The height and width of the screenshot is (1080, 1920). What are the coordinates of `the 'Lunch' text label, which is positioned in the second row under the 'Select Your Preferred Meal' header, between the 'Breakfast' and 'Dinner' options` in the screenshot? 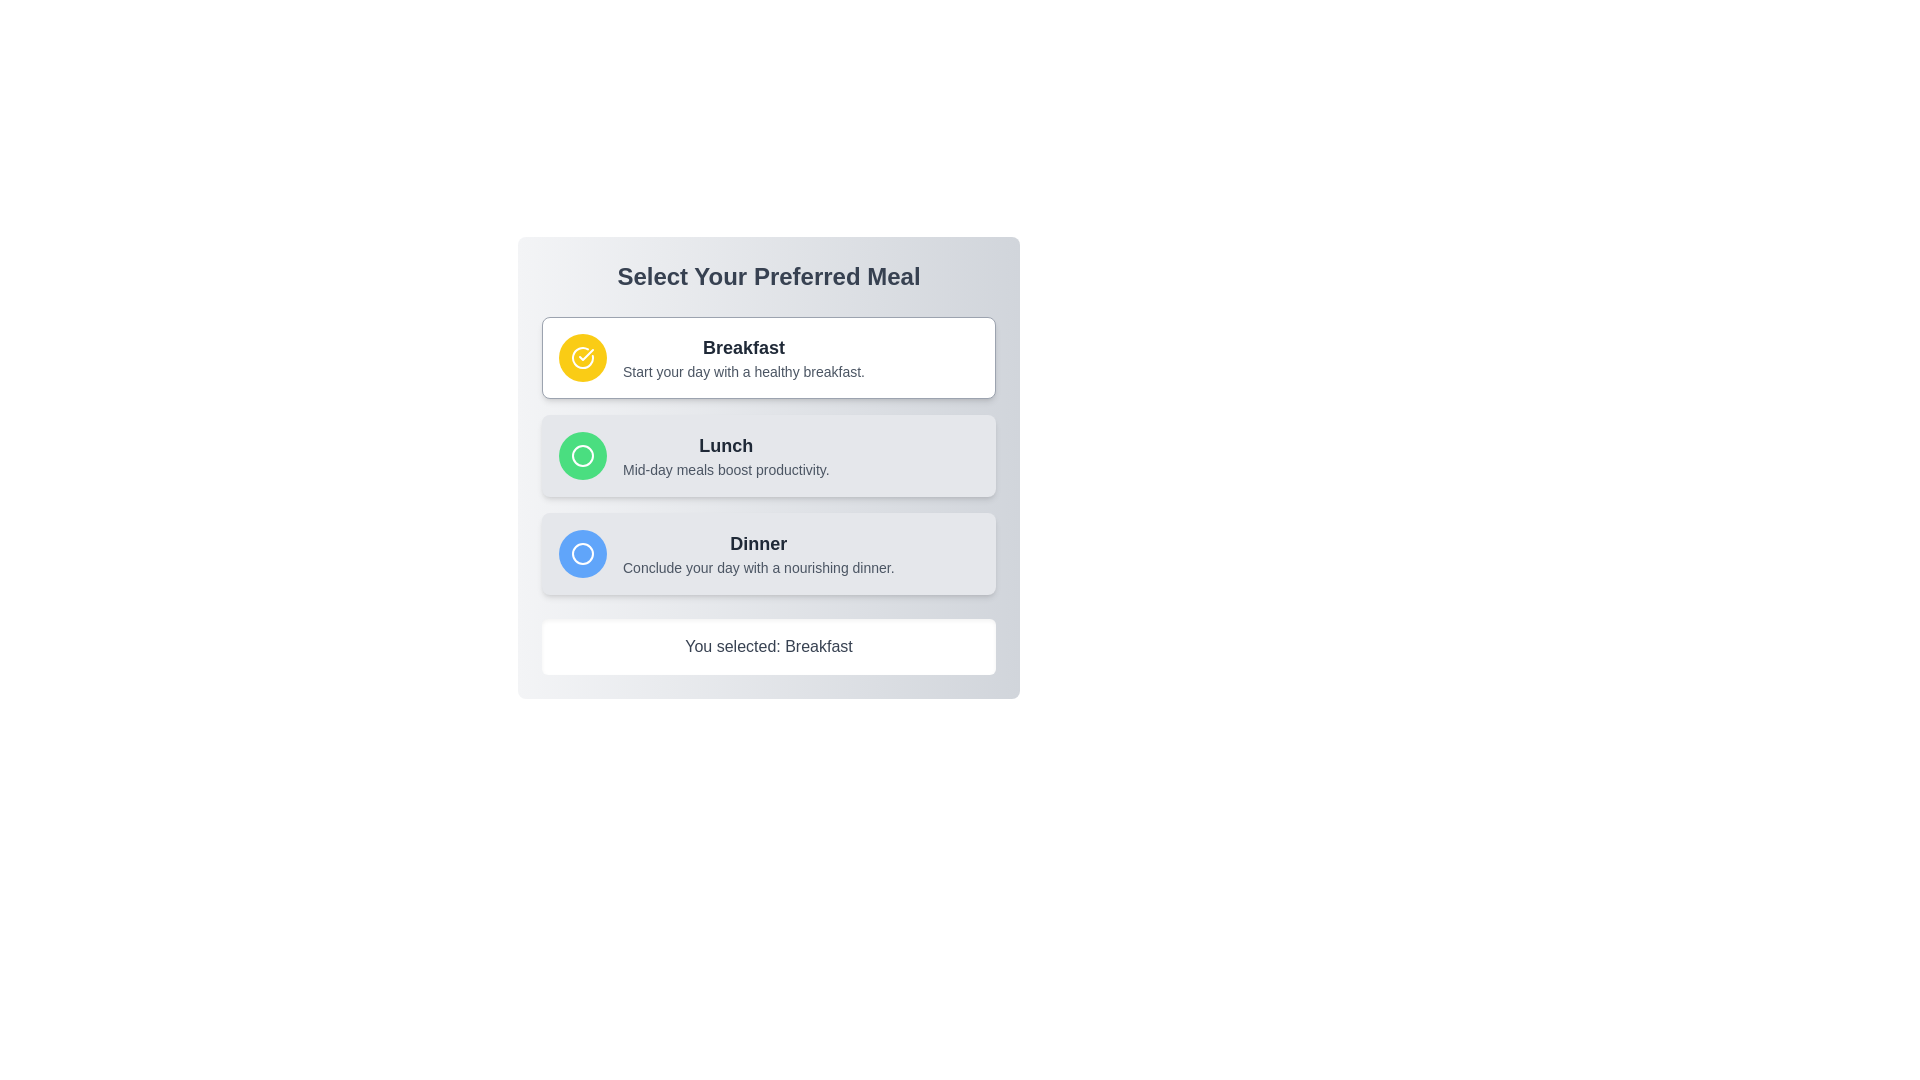 It's located at (725, 455).